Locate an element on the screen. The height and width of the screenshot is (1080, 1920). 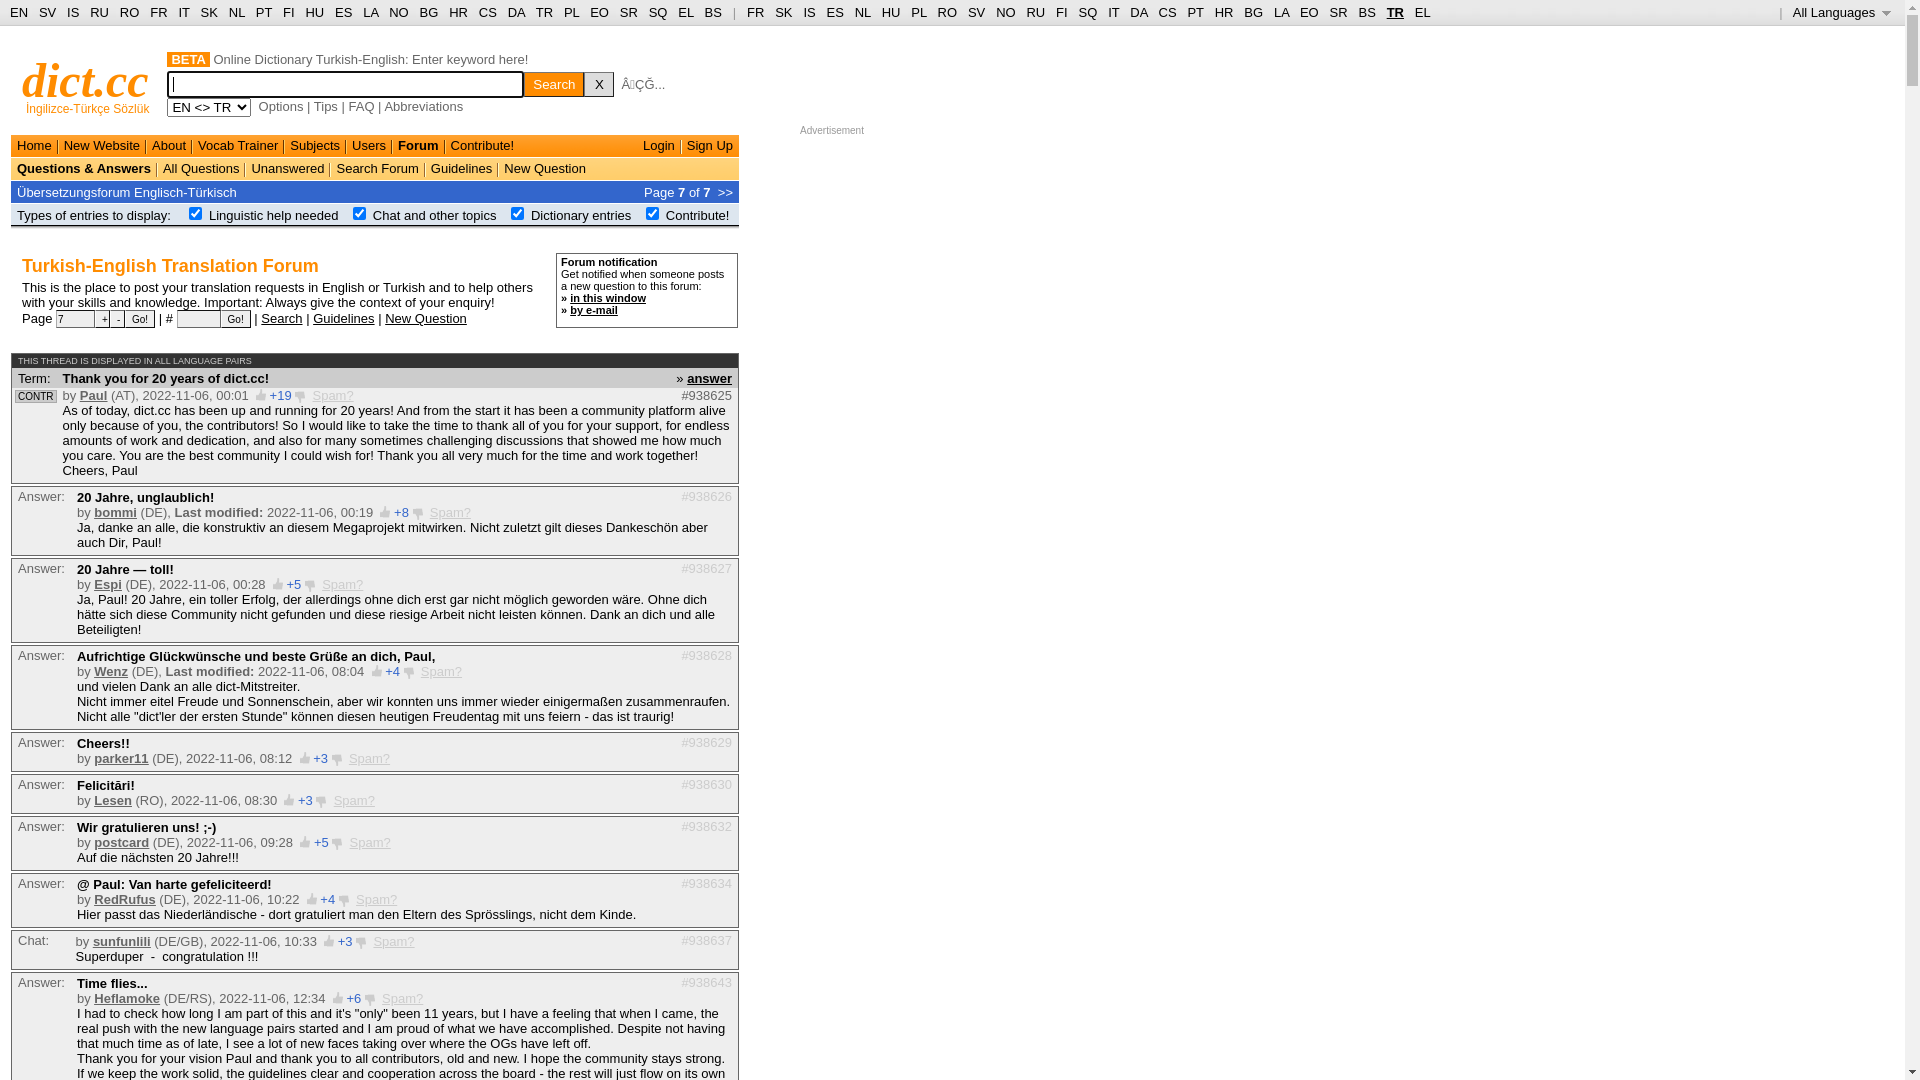
'New Question' is located at coordinates (545, 167).